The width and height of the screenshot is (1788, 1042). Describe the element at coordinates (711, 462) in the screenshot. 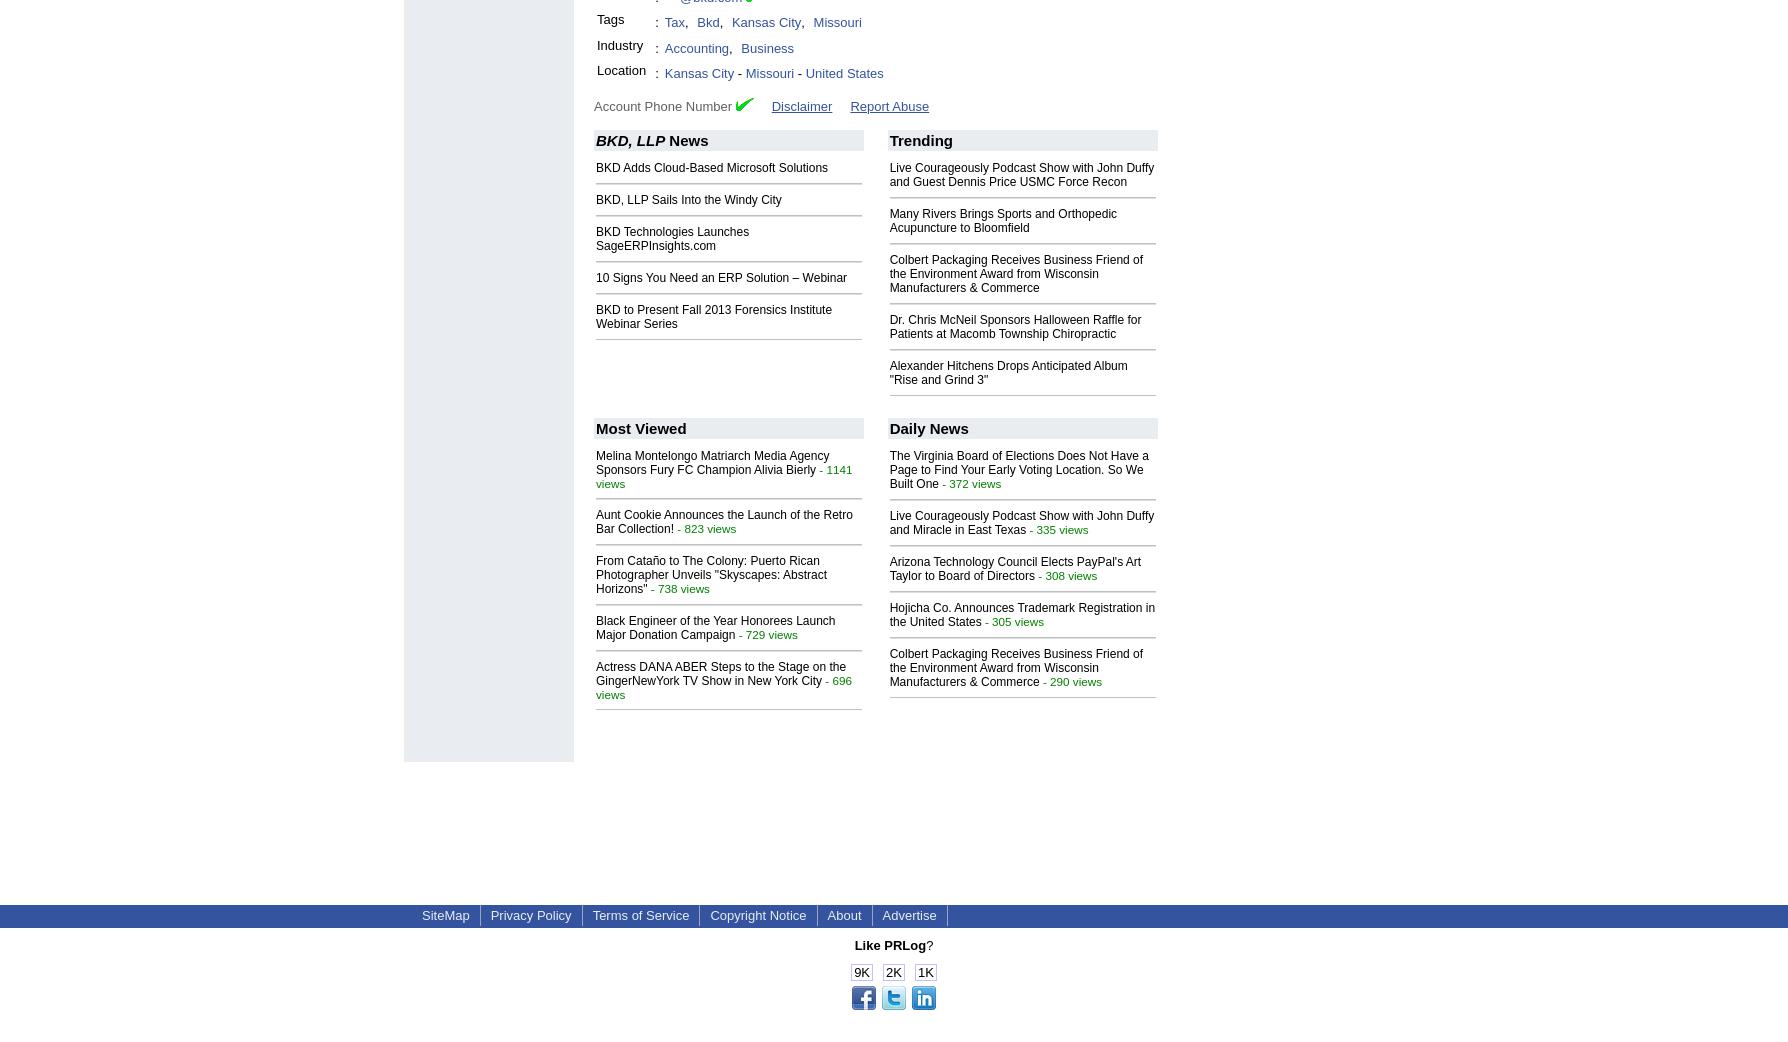

I see `'Melina Montelongo Matriarch Media Agency Sponsors Fury FC Champion Alivia Bierly'` at that location.